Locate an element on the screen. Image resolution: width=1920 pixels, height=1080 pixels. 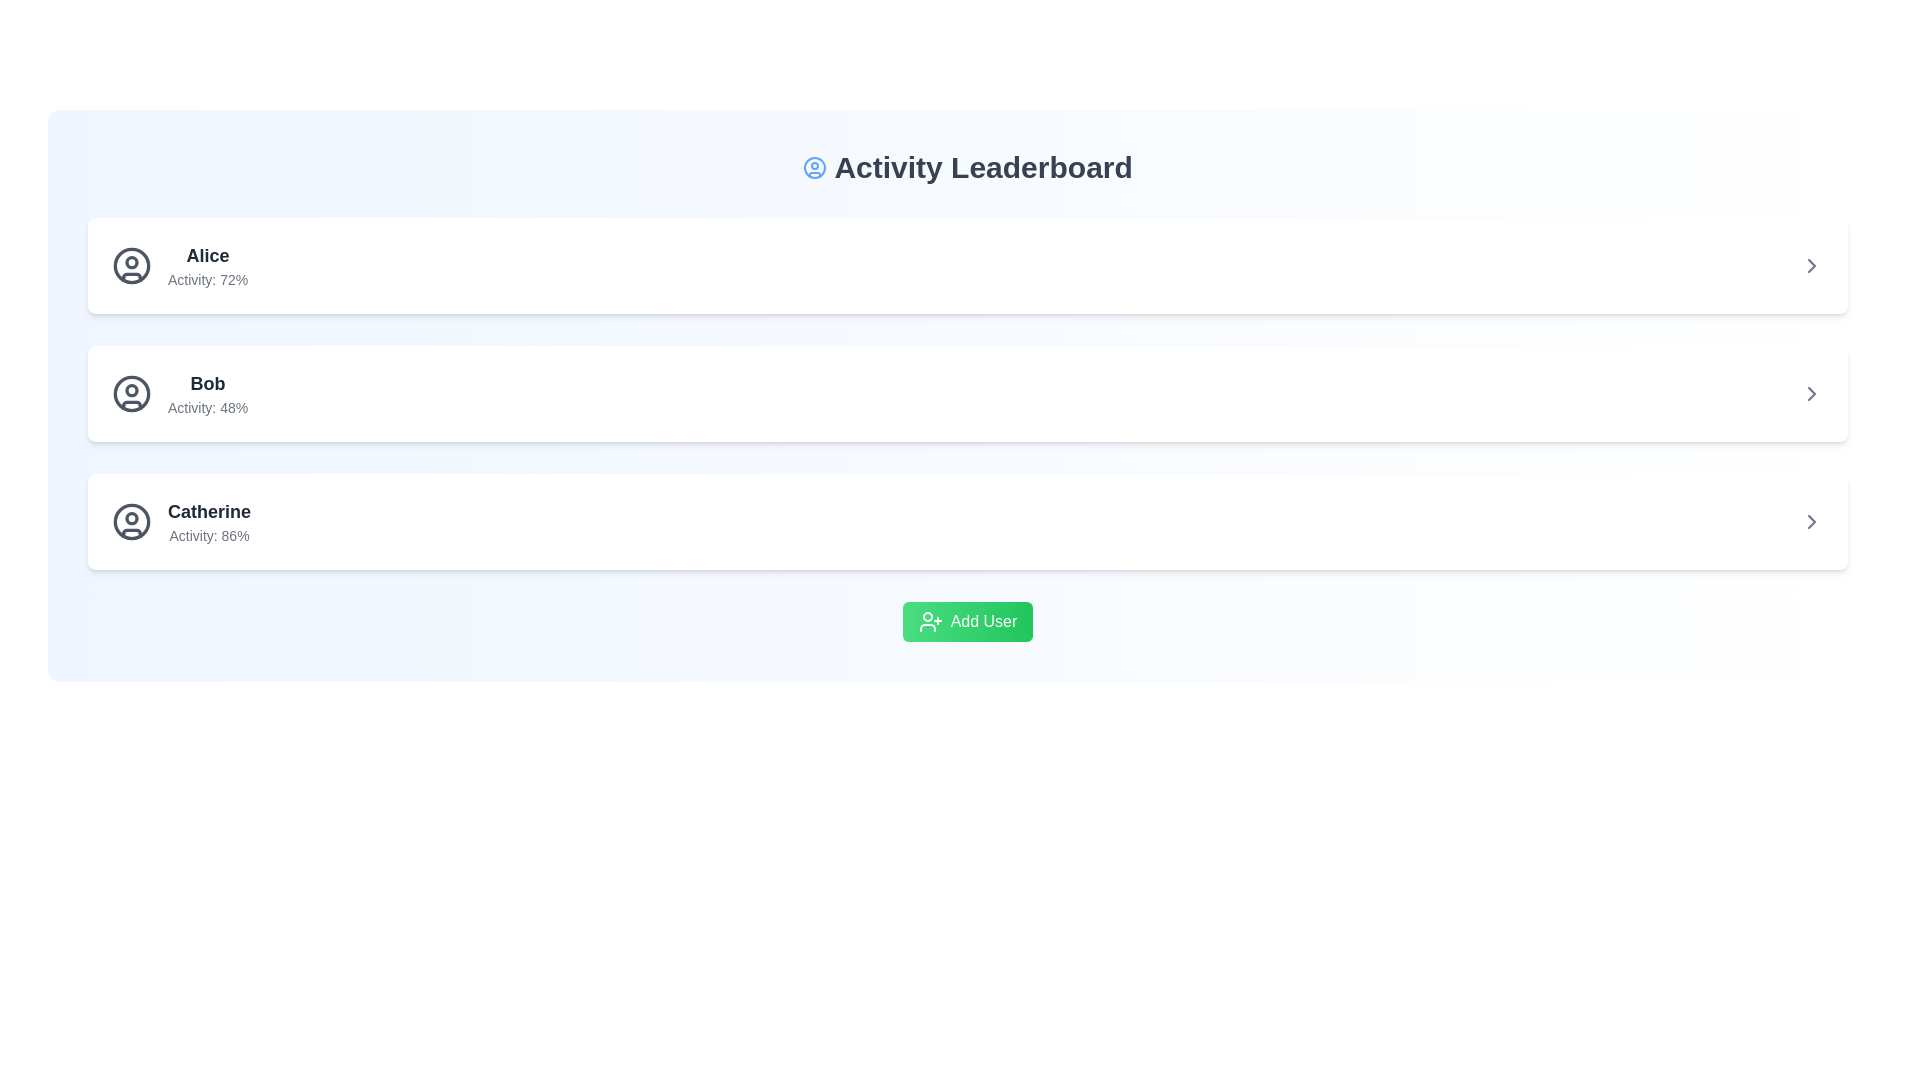
the circular visual indicator associated with the user entry for Alice, located within the avatar icon on the left side of the entry is located at coordinates (131, 261).